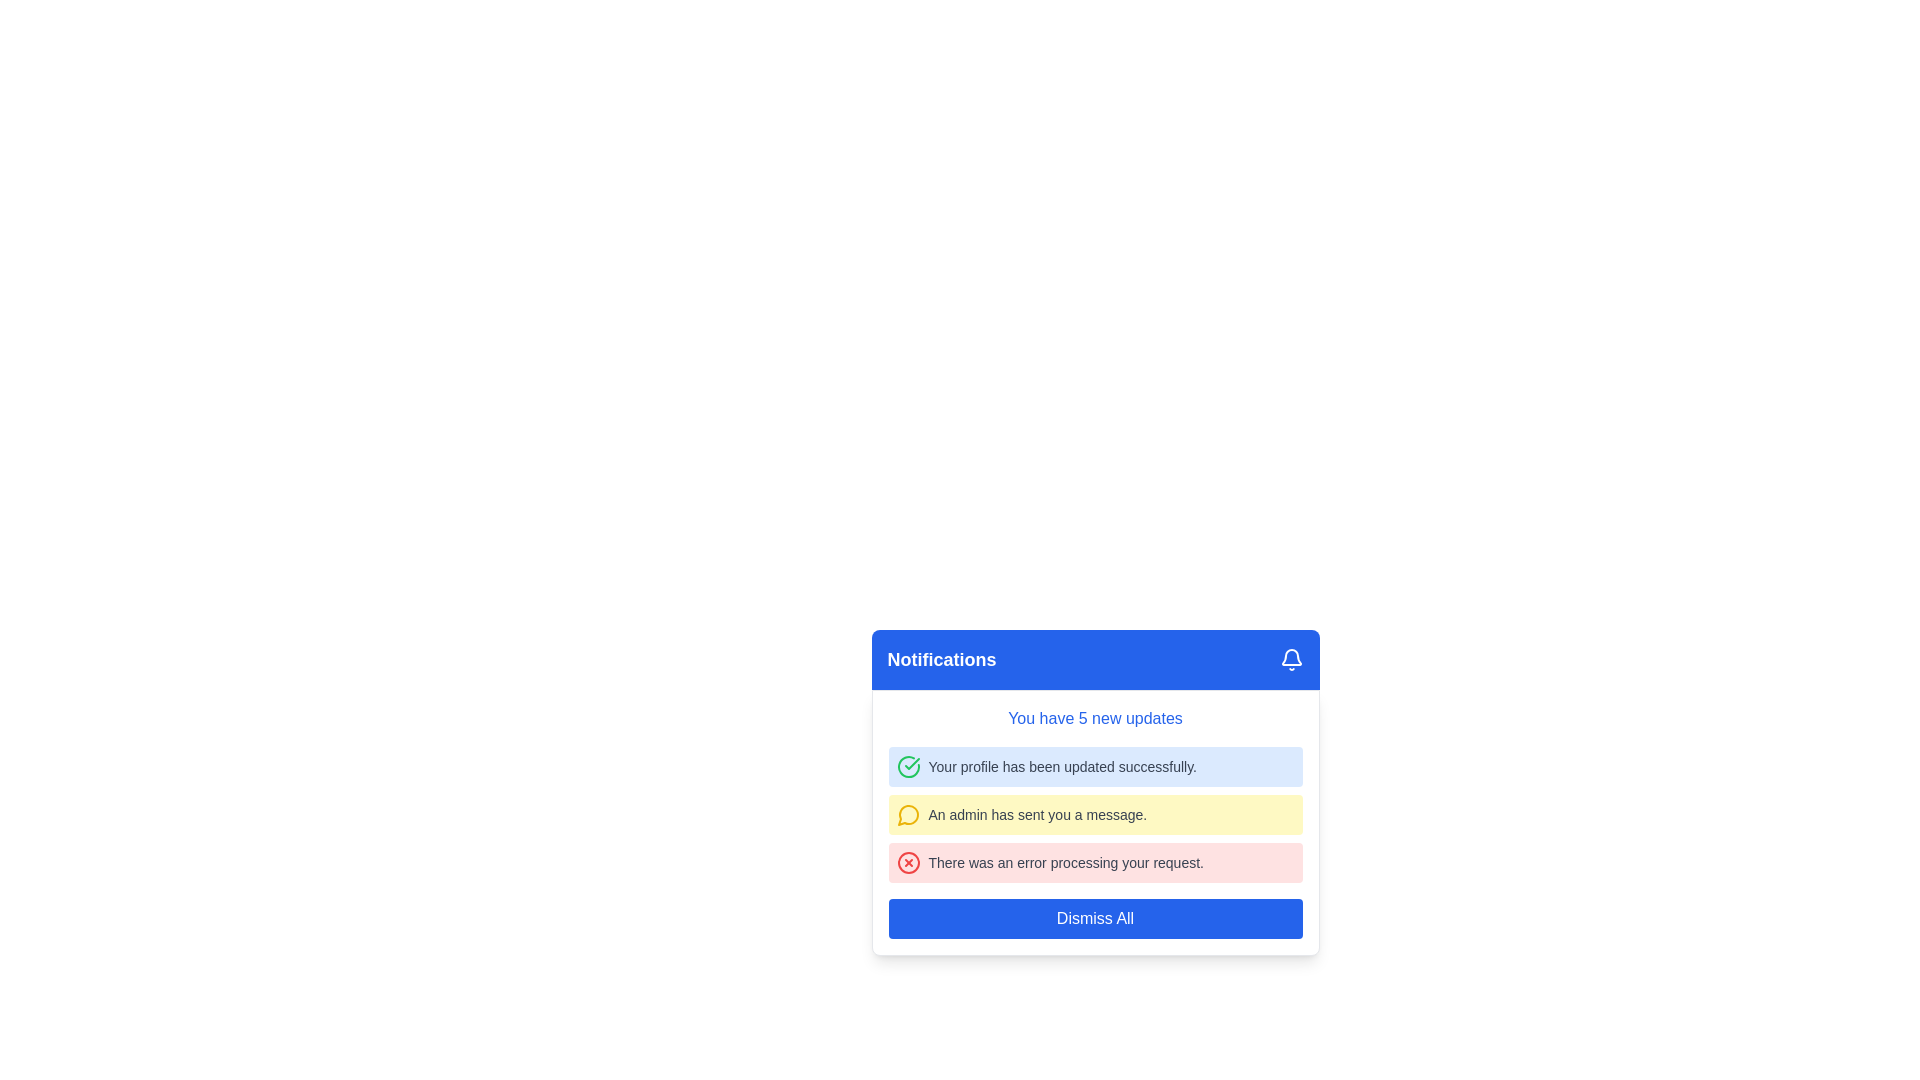 The width and height of the screenshot is (1920, 1080). I want to click on the text label that indicates a successful profile update in the first notification slot of the Notifications panel, located to the right of a green checkmark icon, so click(1061, 766).